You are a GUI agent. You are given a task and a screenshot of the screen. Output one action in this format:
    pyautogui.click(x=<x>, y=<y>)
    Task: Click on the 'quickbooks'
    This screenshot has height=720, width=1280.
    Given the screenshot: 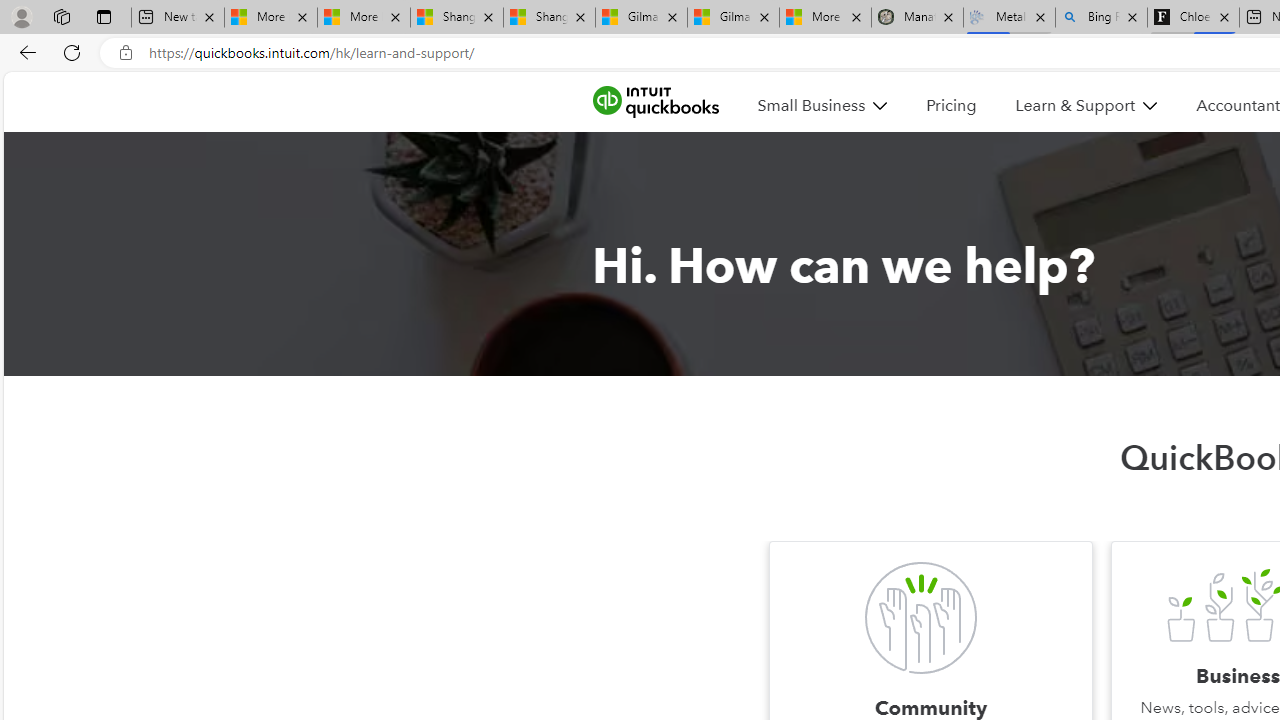 What is the action you would take?
    pyautogui.click(x=655, y=101)
    